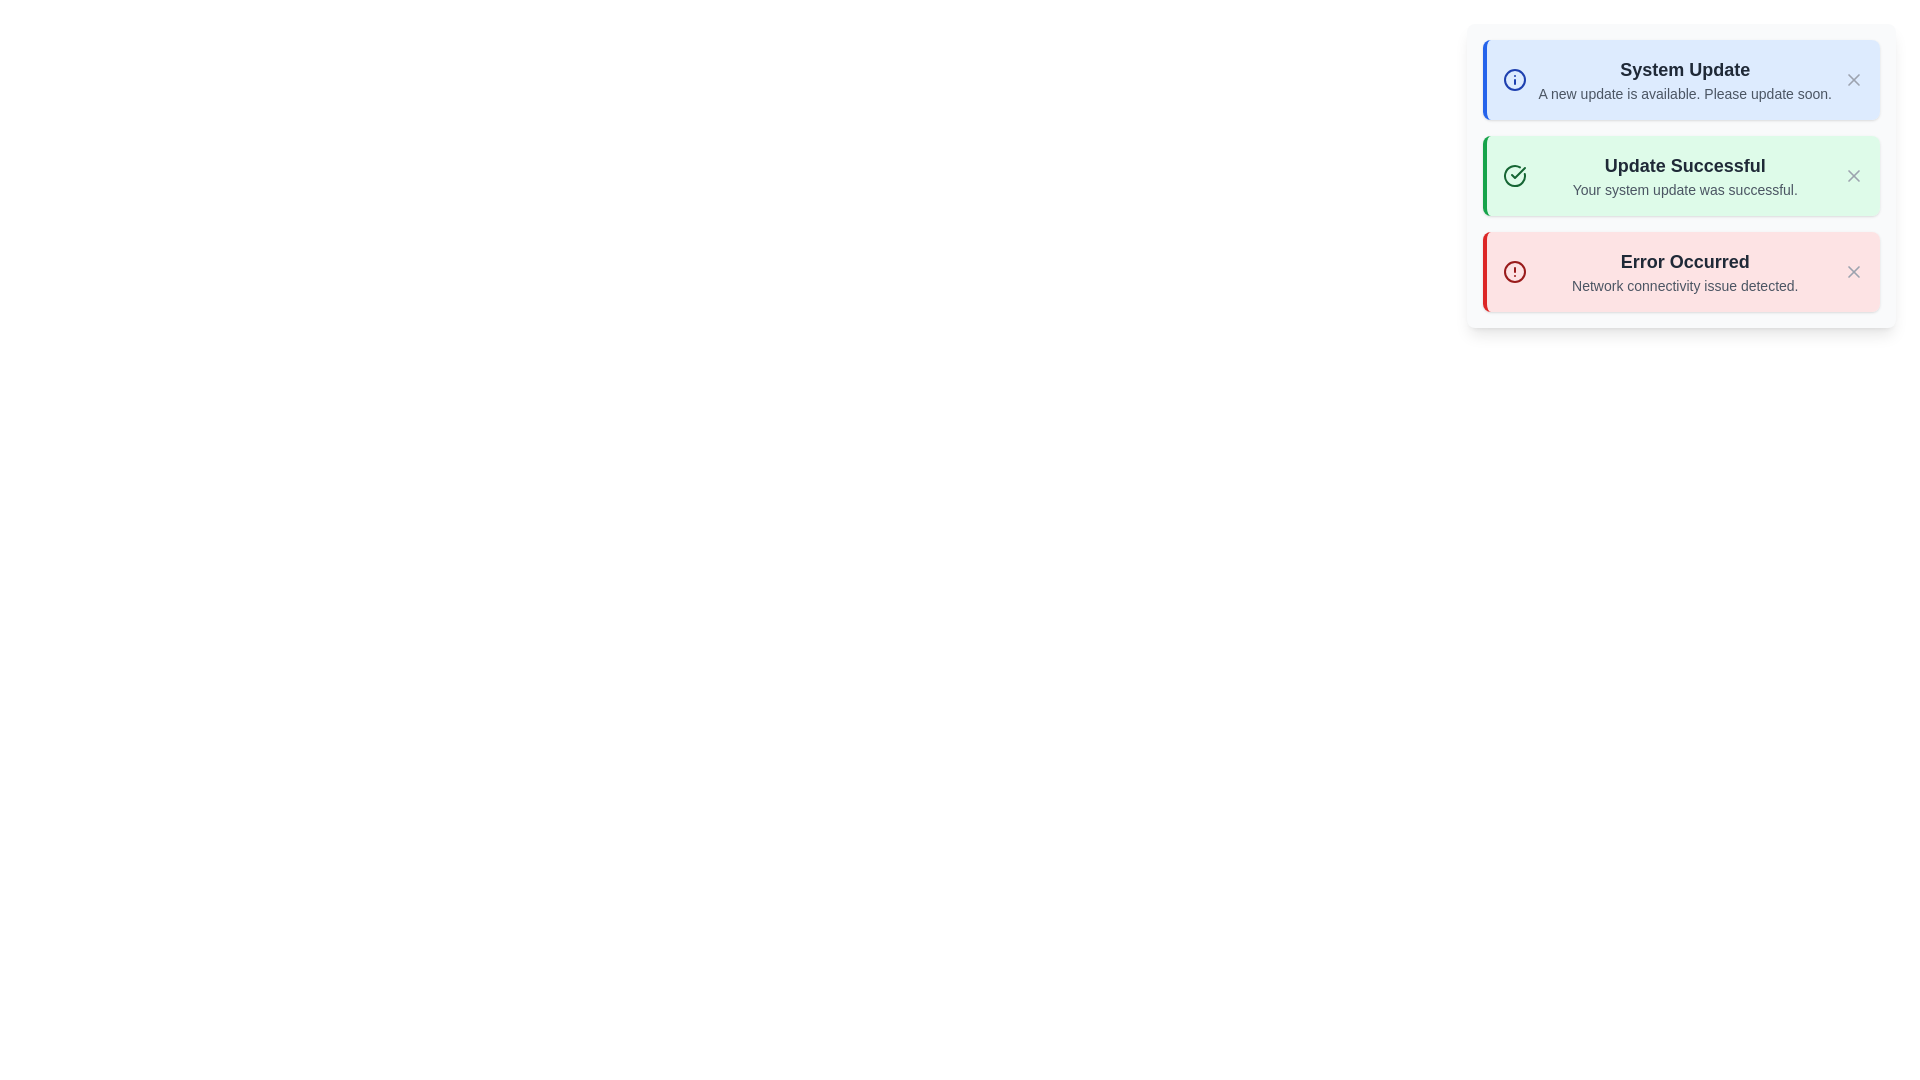 This screenshot has width=1920, height=1080. I want to click on close button of the notification with the title System Update, so click(1852, 79).